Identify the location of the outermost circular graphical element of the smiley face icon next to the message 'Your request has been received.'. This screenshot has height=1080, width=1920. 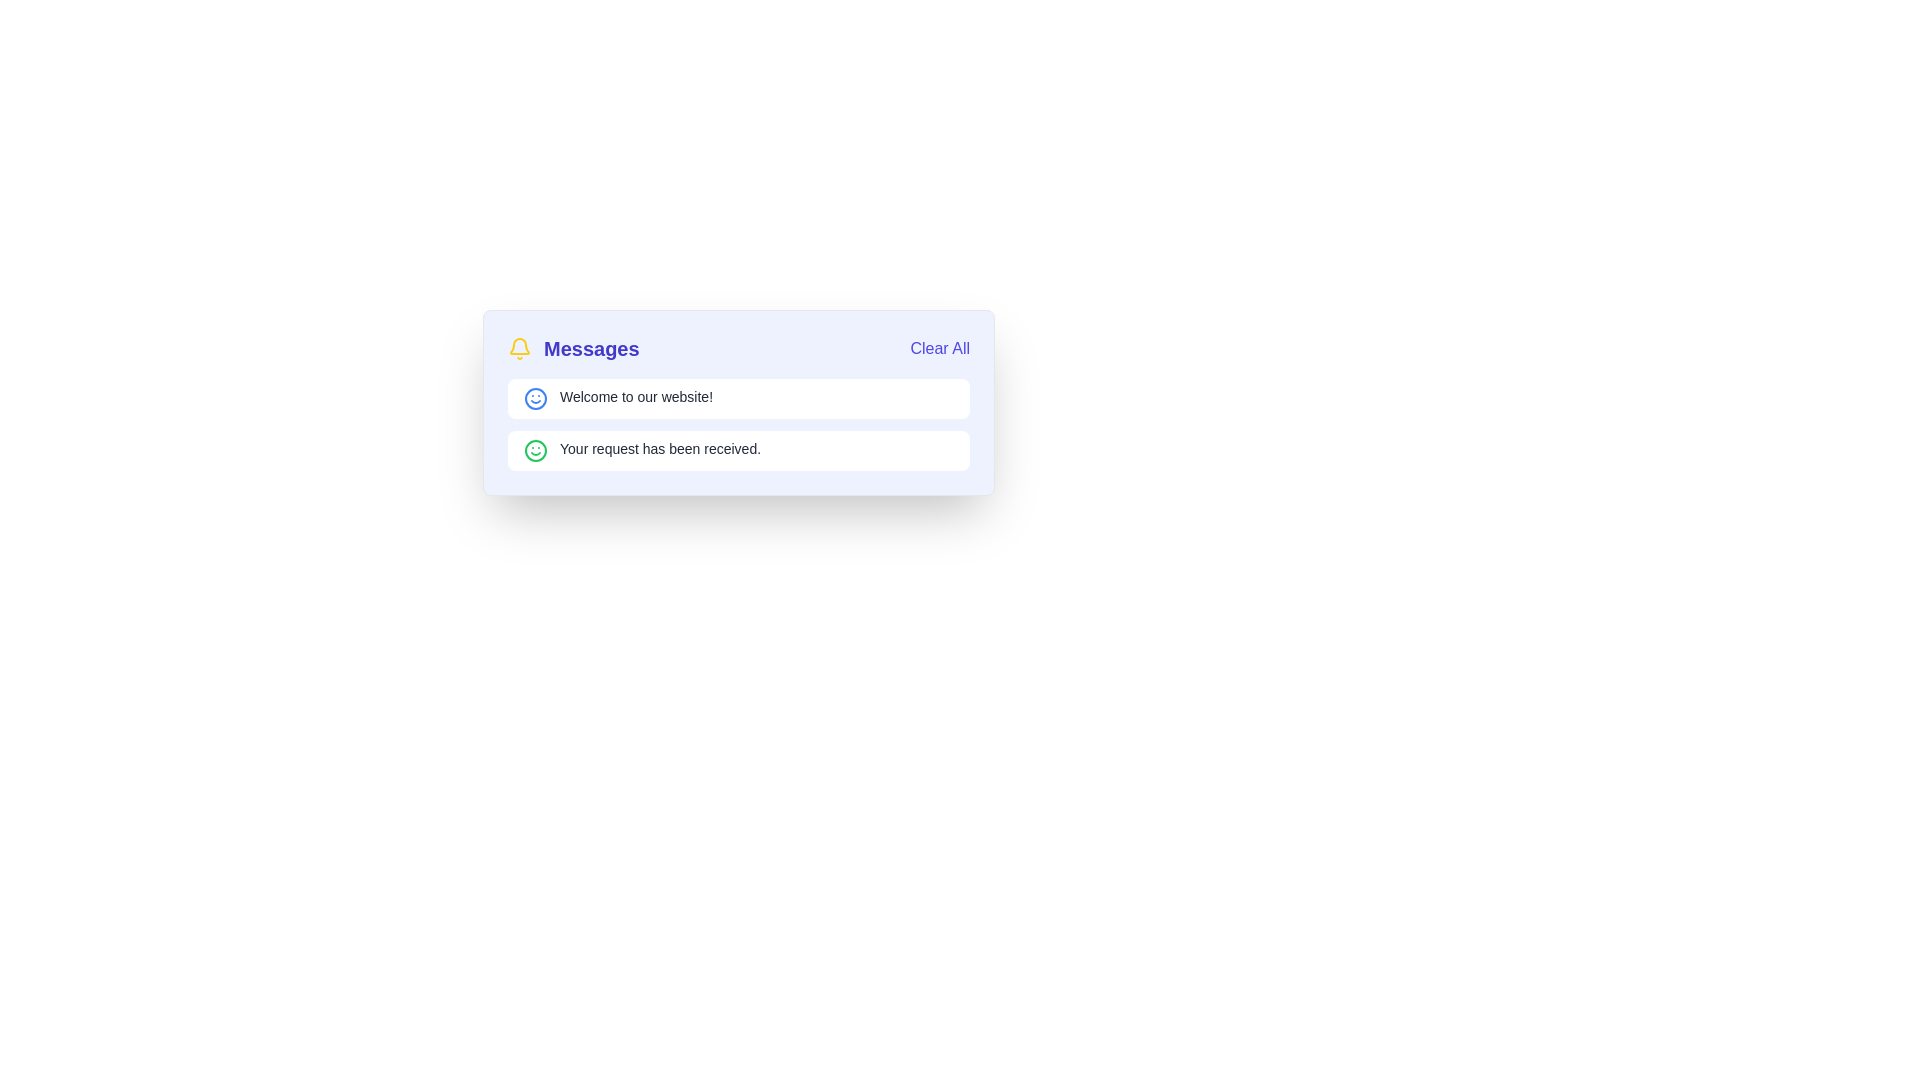
(536, 398).